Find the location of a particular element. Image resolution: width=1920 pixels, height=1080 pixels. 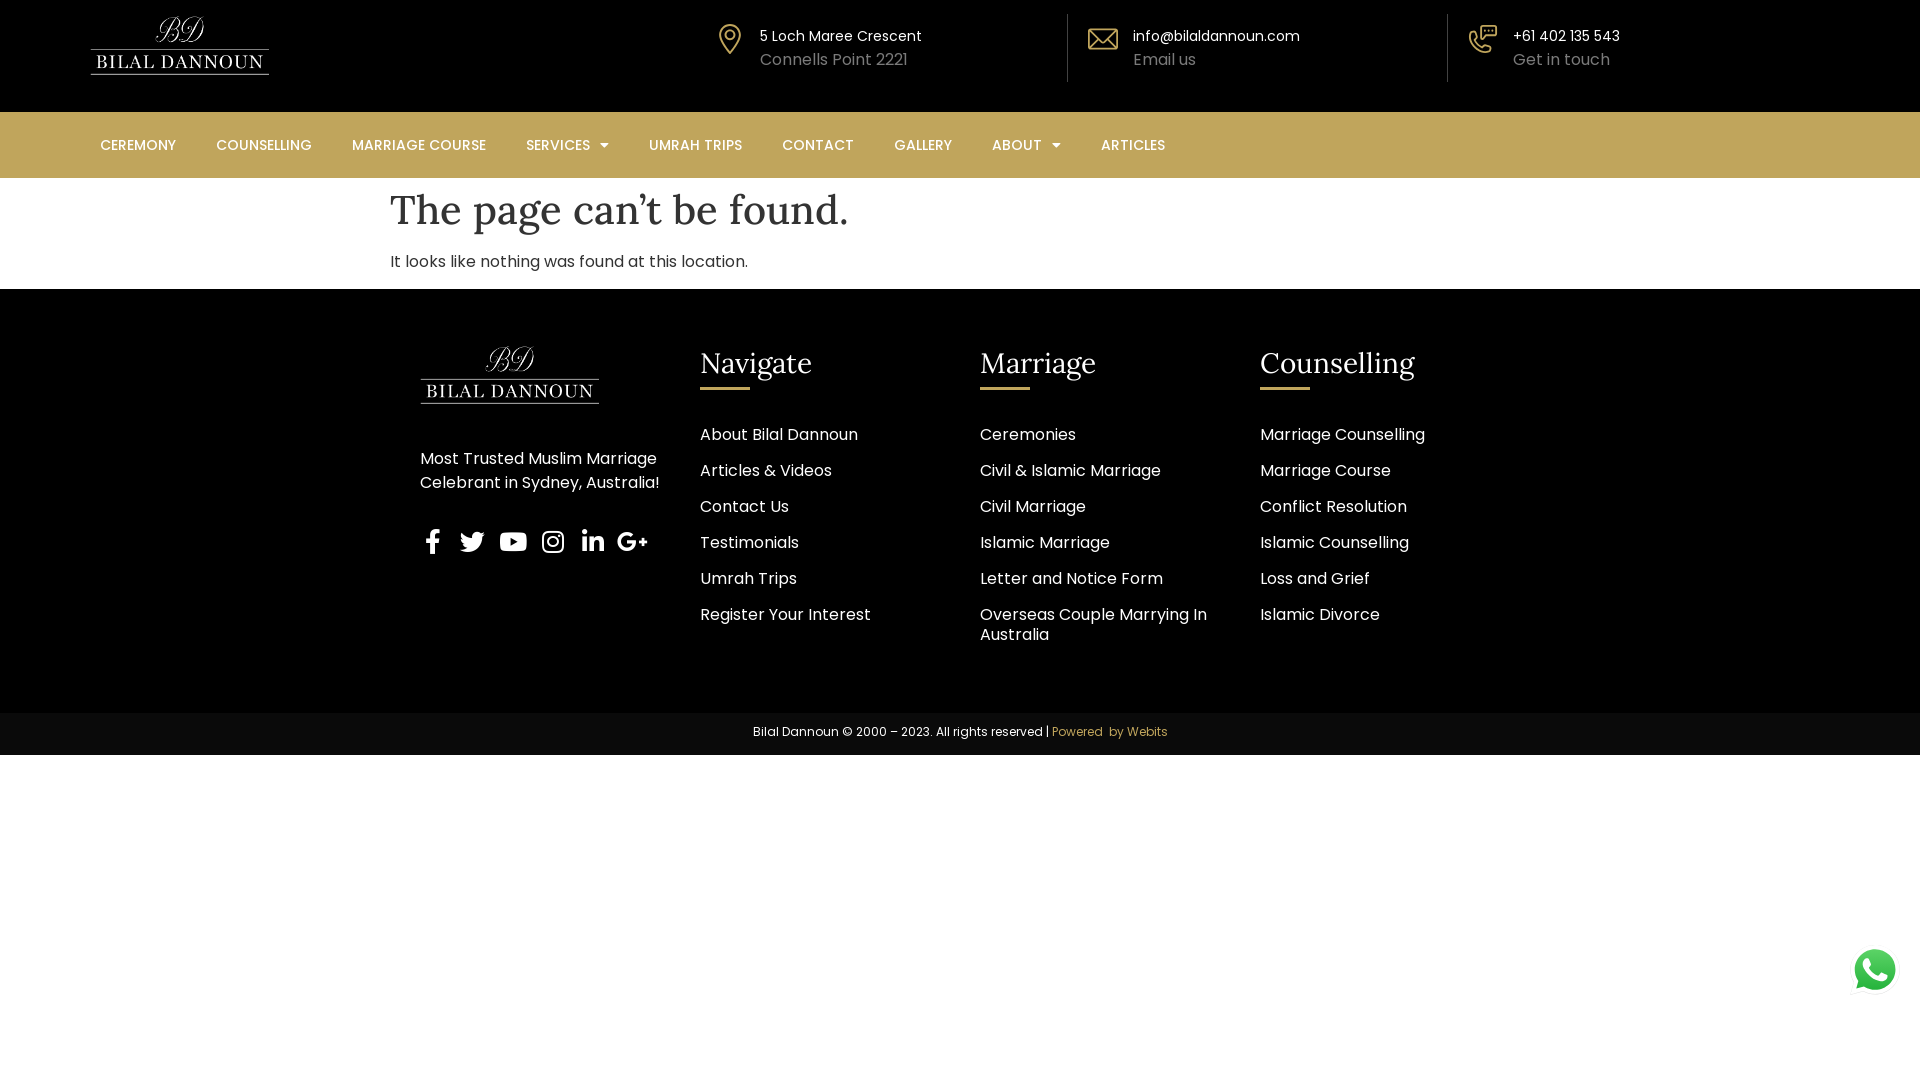

'Contact Us' is located at coordinates (700, 505).